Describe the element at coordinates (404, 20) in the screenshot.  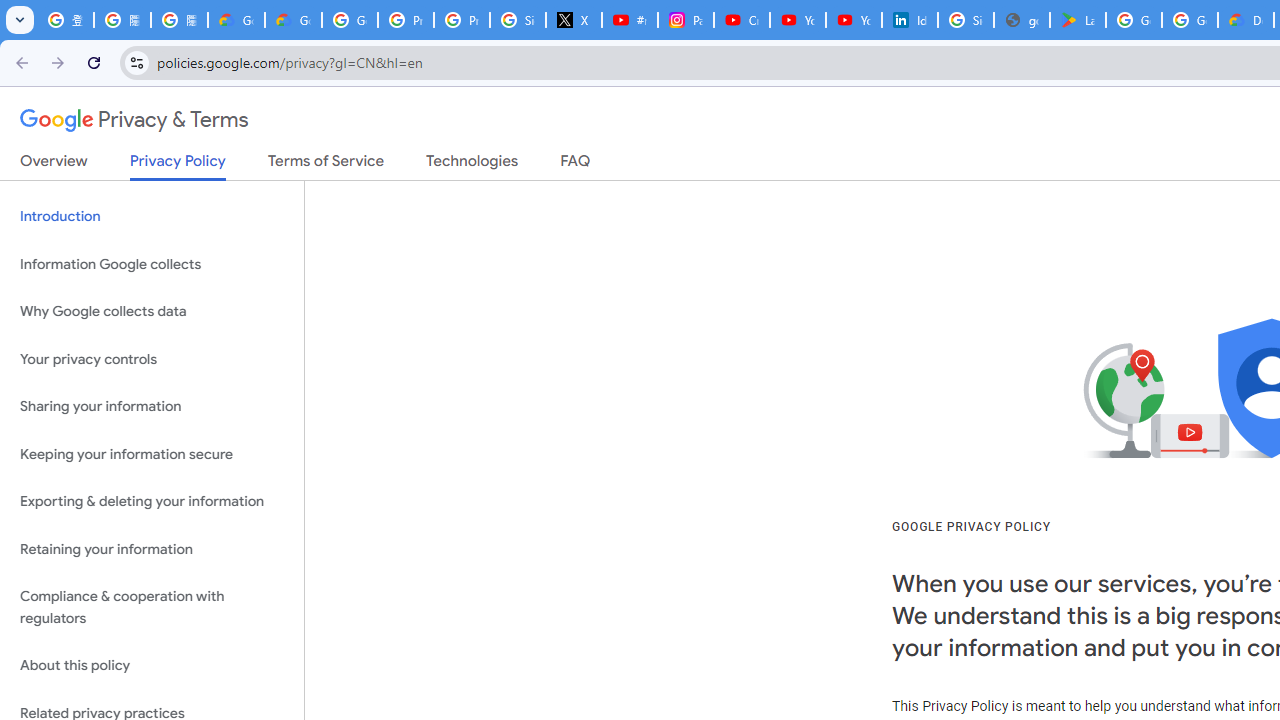
I see `'Privacy Help Center - Policies Help'` at that location.